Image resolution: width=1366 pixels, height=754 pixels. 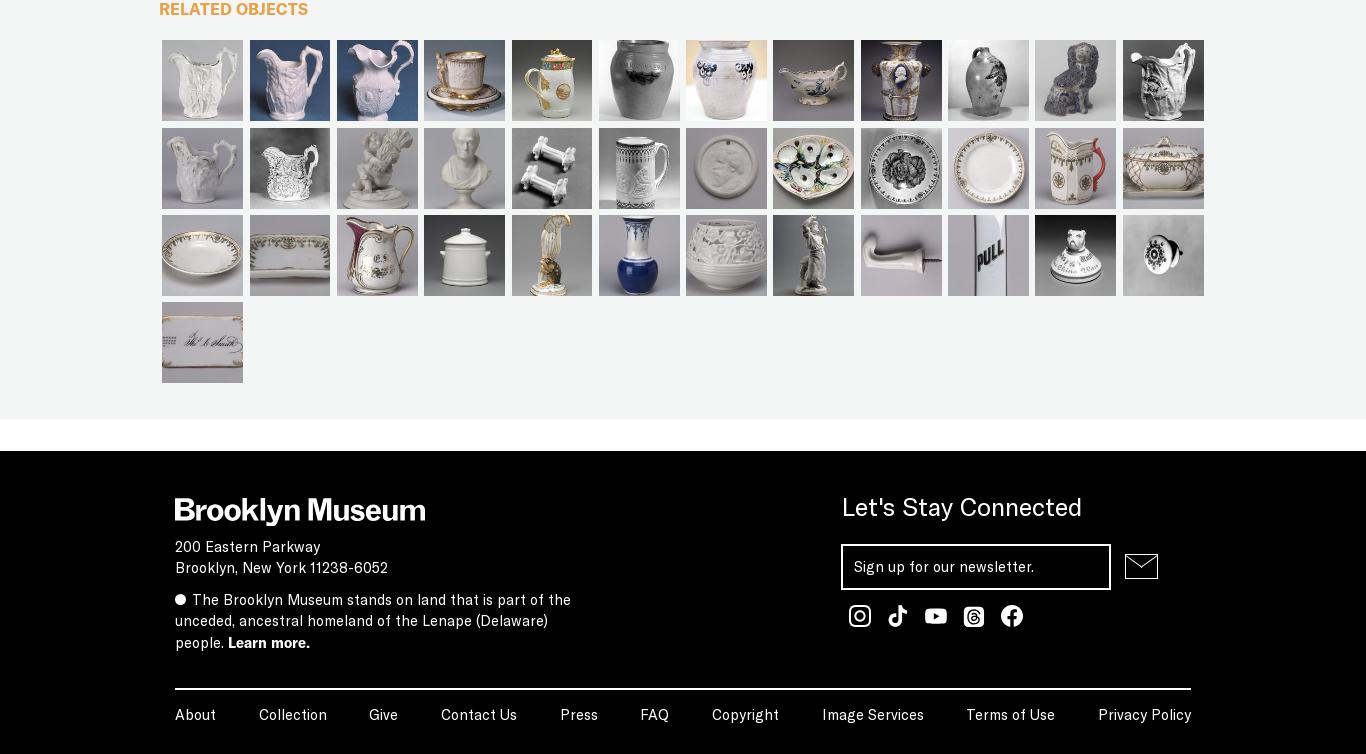 What do you see at coordinates (292, 712) in the screenshot?
I see `'Collection'` at bounding box center [292, 712].